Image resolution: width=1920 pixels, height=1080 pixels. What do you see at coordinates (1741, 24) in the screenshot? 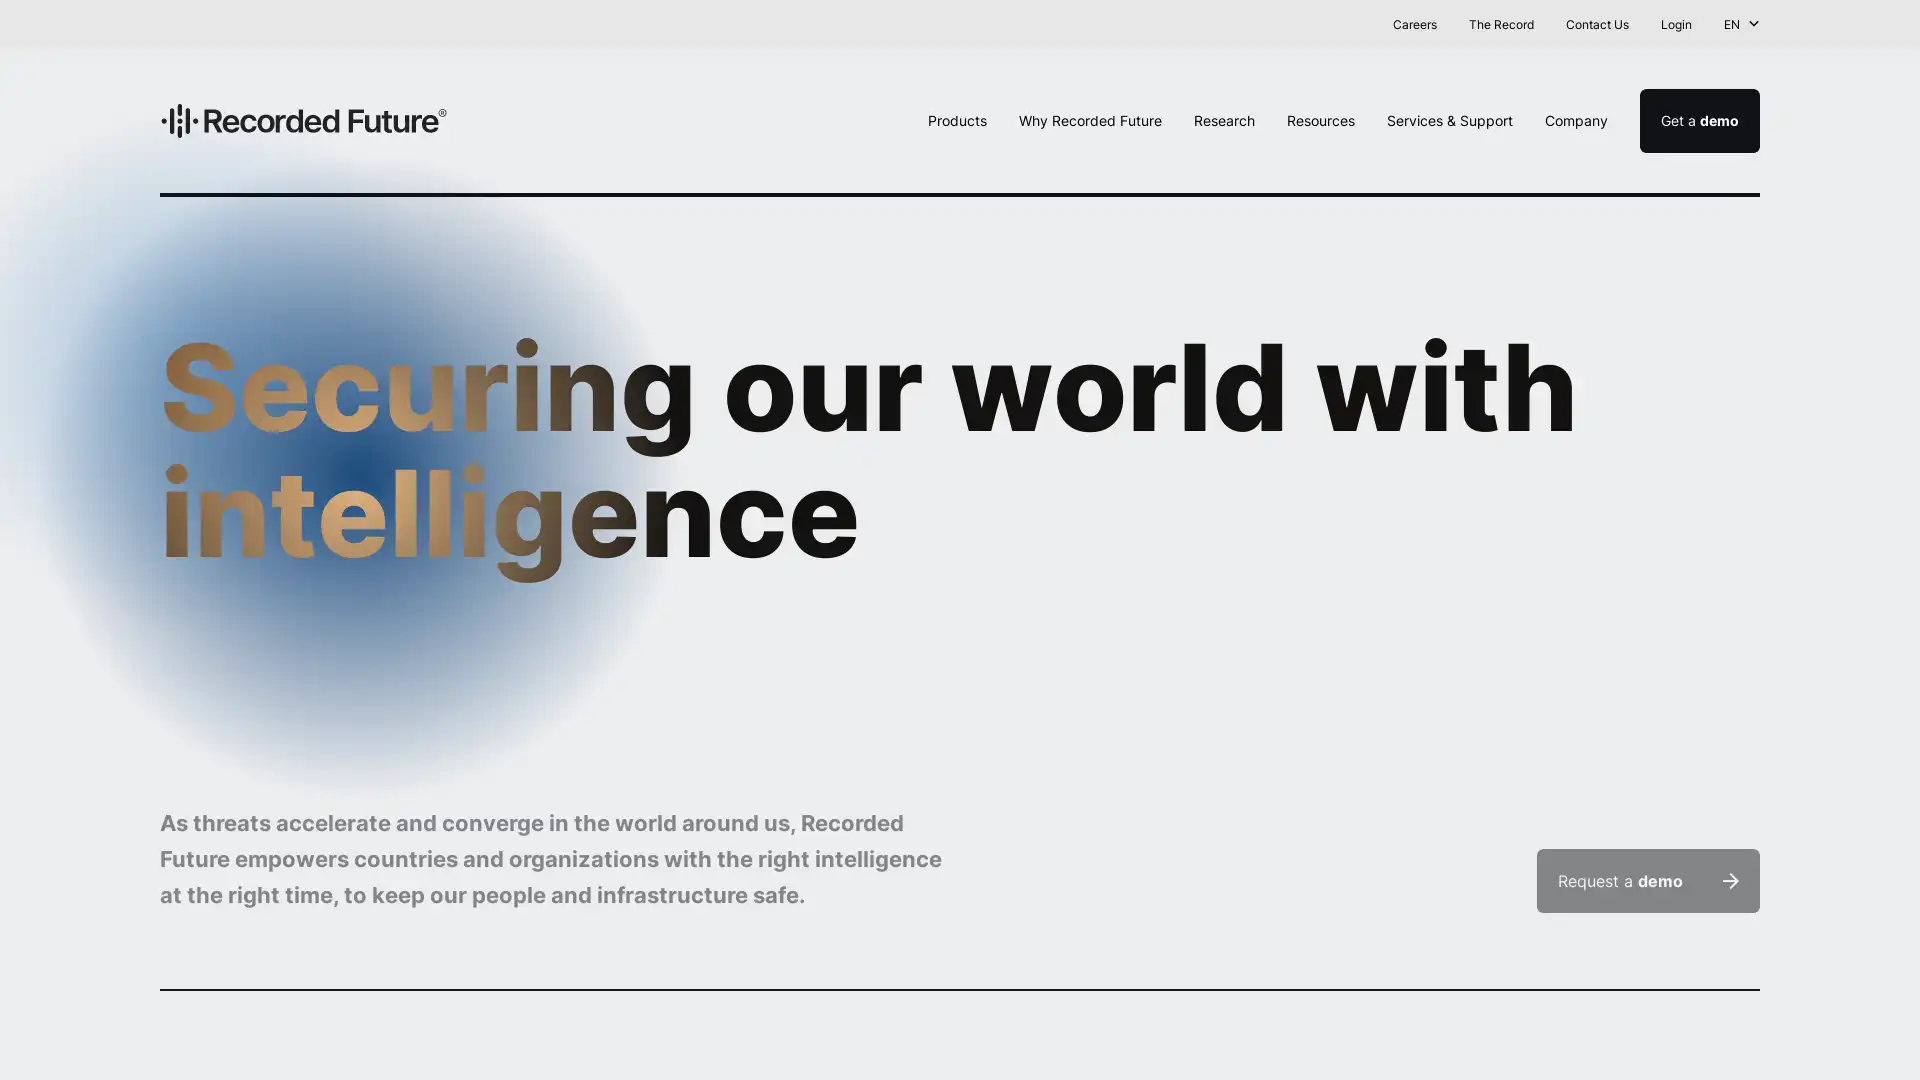
I see `EN` at bounding box center [1741, 24].